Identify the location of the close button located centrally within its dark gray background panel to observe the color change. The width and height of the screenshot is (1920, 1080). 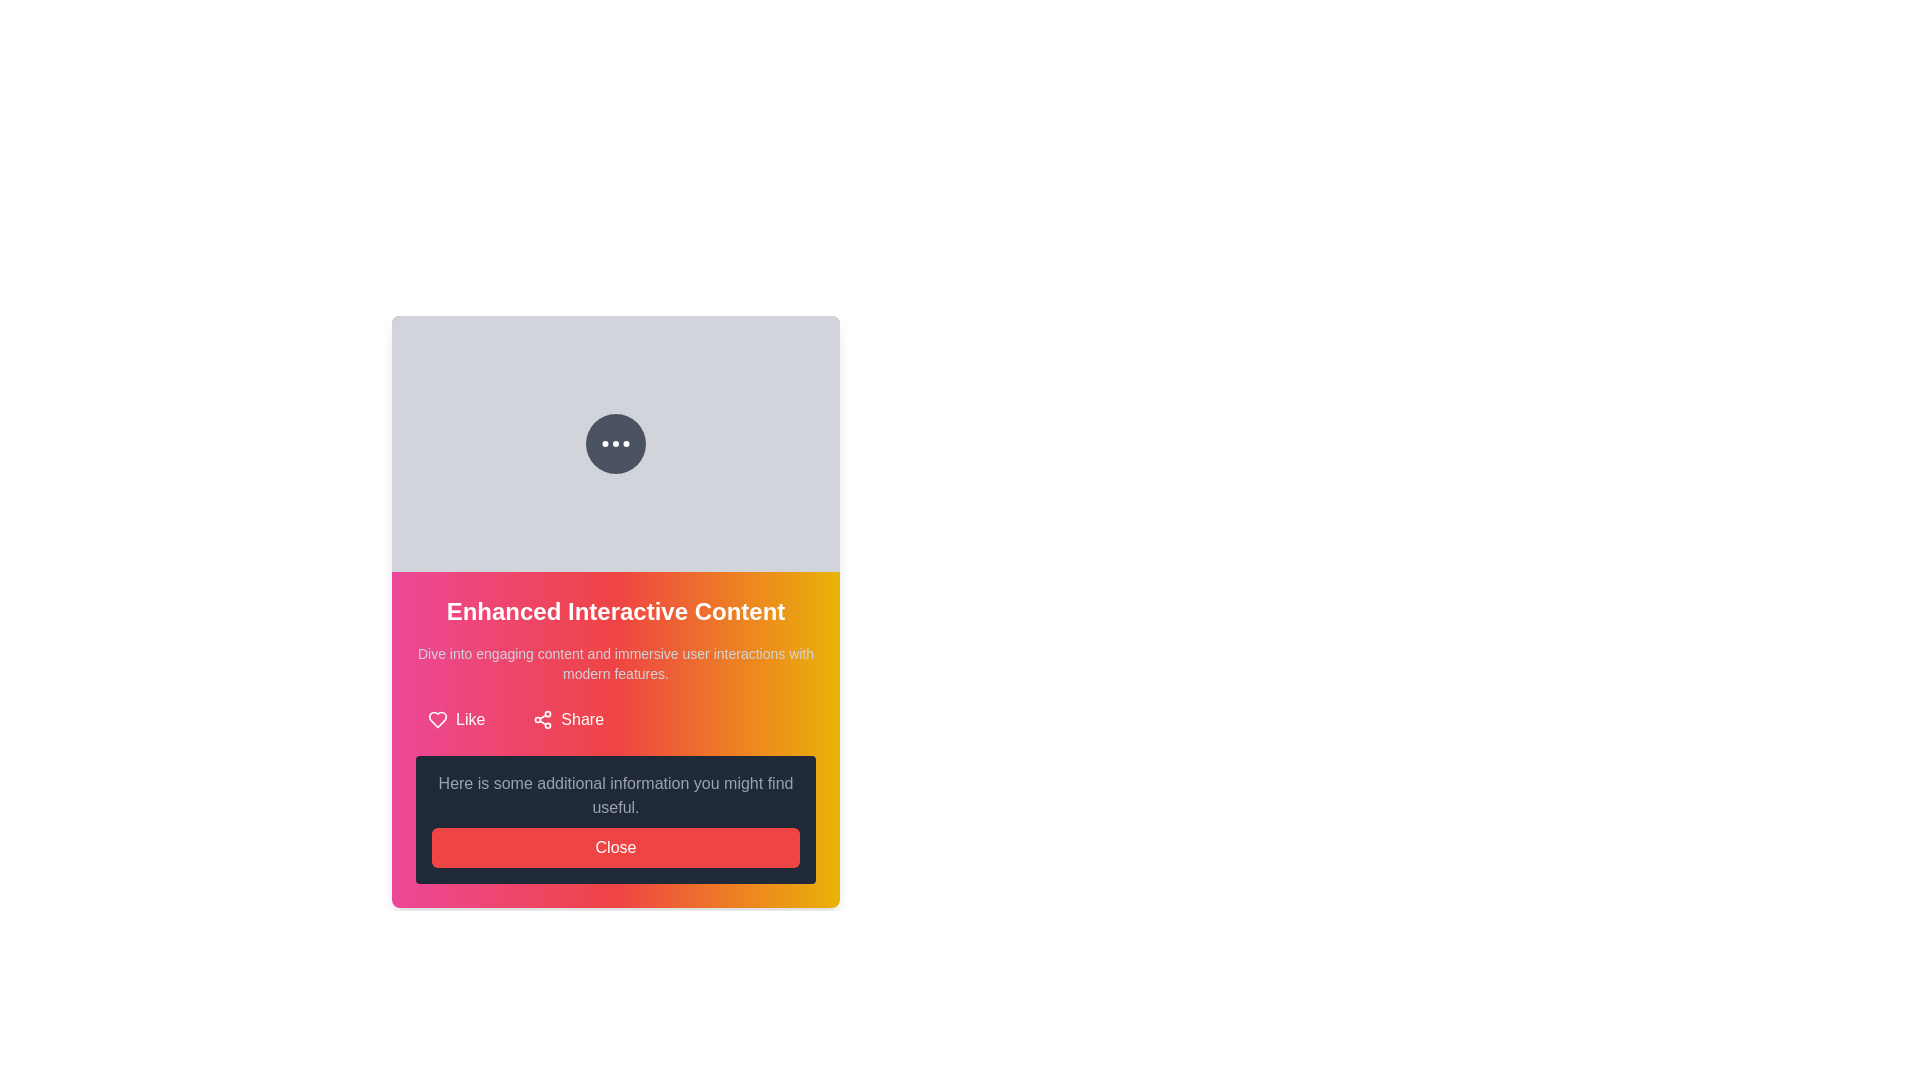
(614, 848).